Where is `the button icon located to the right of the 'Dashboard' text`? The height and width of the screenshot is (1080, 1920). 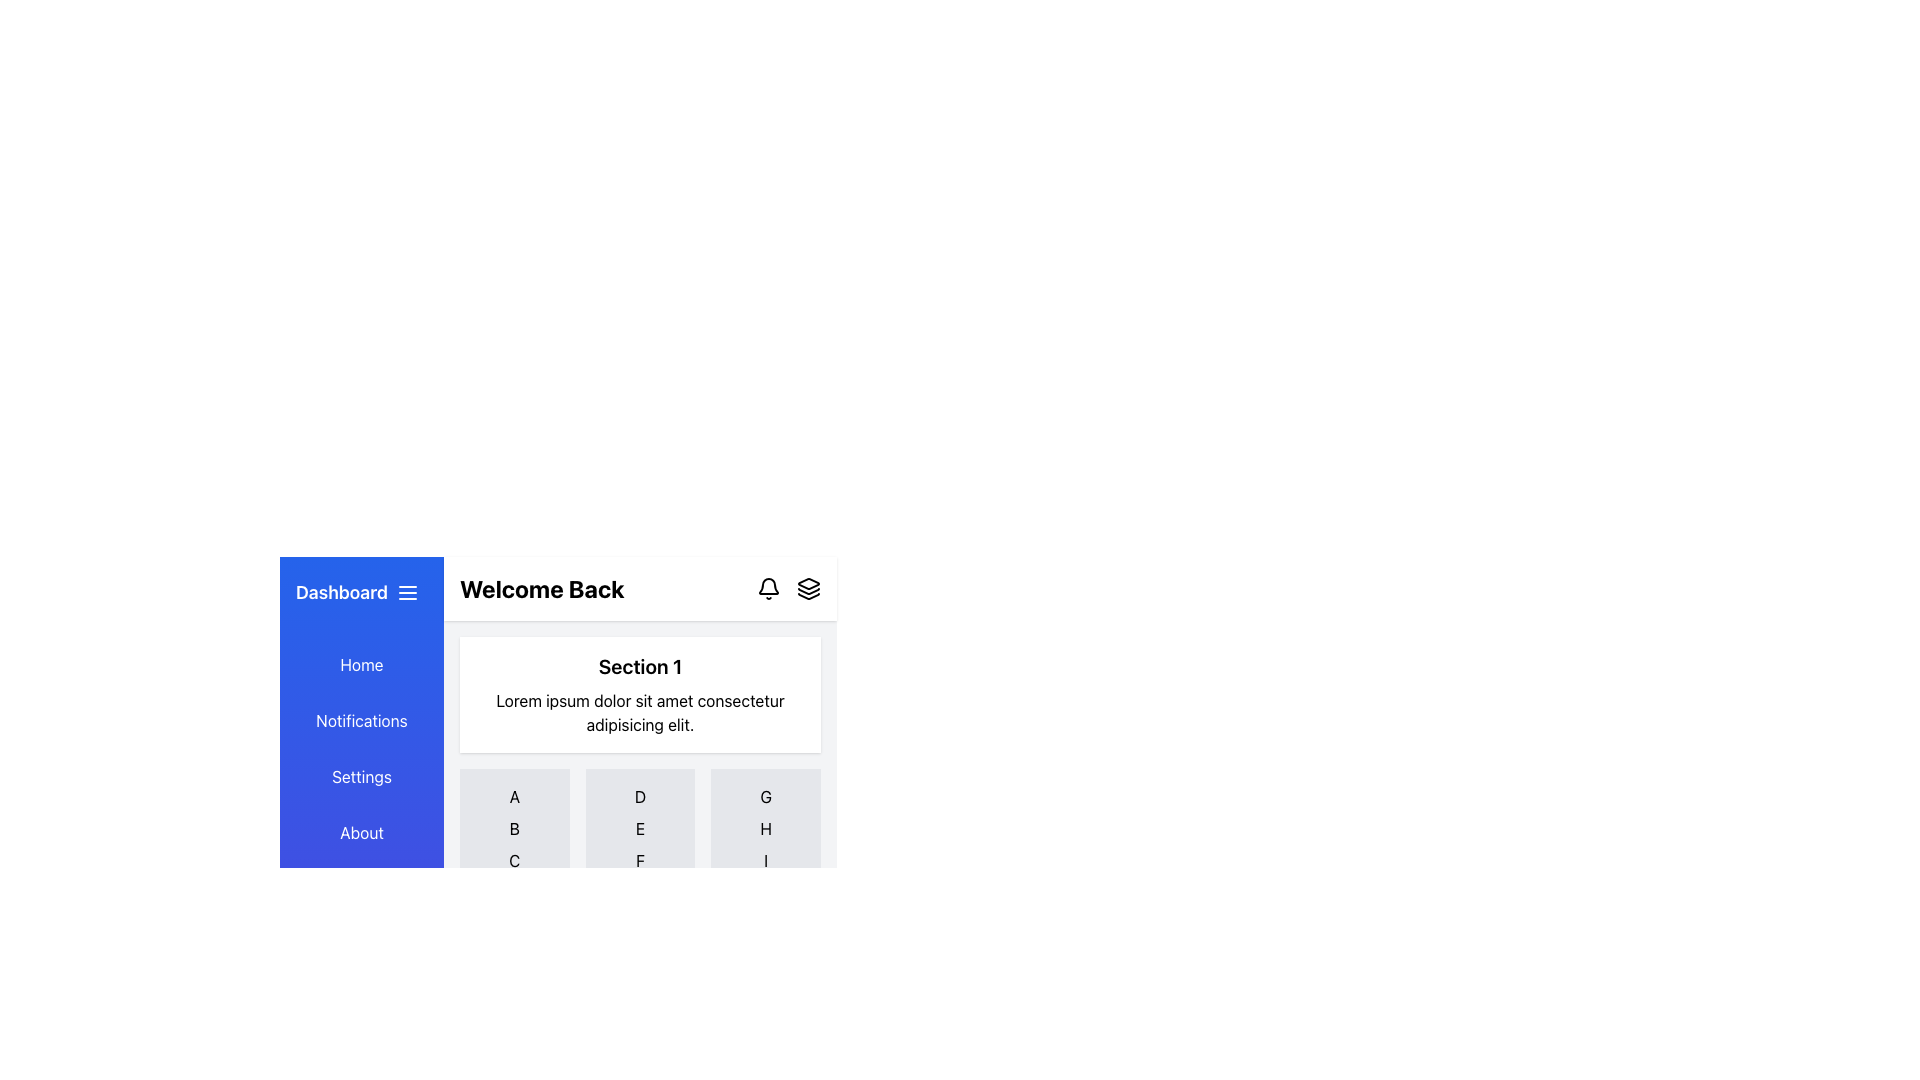
the button icon located to the right of the 'Dashboard' text is located at coordinates (407, 592).